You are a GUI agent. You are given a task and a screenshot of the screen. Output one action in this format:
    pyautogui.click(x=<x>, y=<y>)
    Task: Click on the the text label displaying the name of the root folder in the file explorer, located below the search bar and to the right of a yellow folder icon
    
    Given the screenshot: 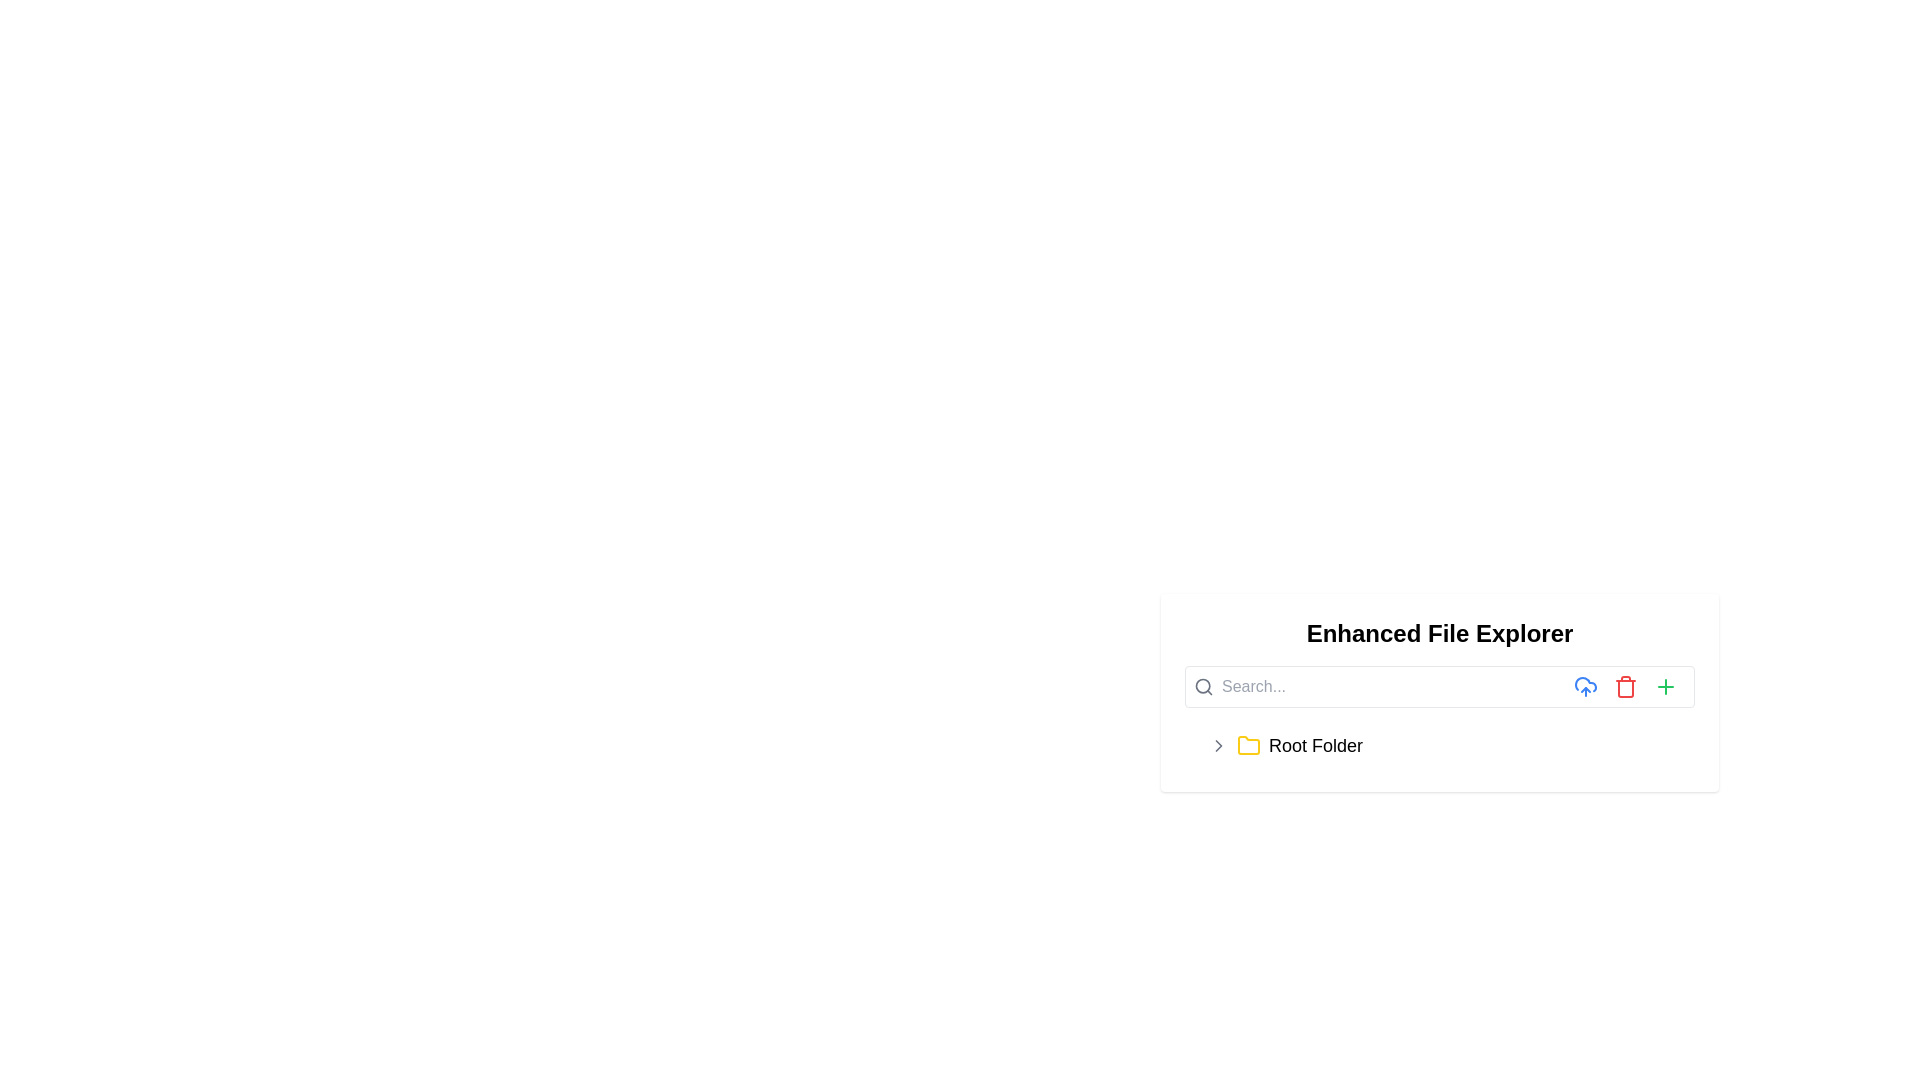 What is the action you would take?
    pyautogui.click(x=1315, y=745)
    